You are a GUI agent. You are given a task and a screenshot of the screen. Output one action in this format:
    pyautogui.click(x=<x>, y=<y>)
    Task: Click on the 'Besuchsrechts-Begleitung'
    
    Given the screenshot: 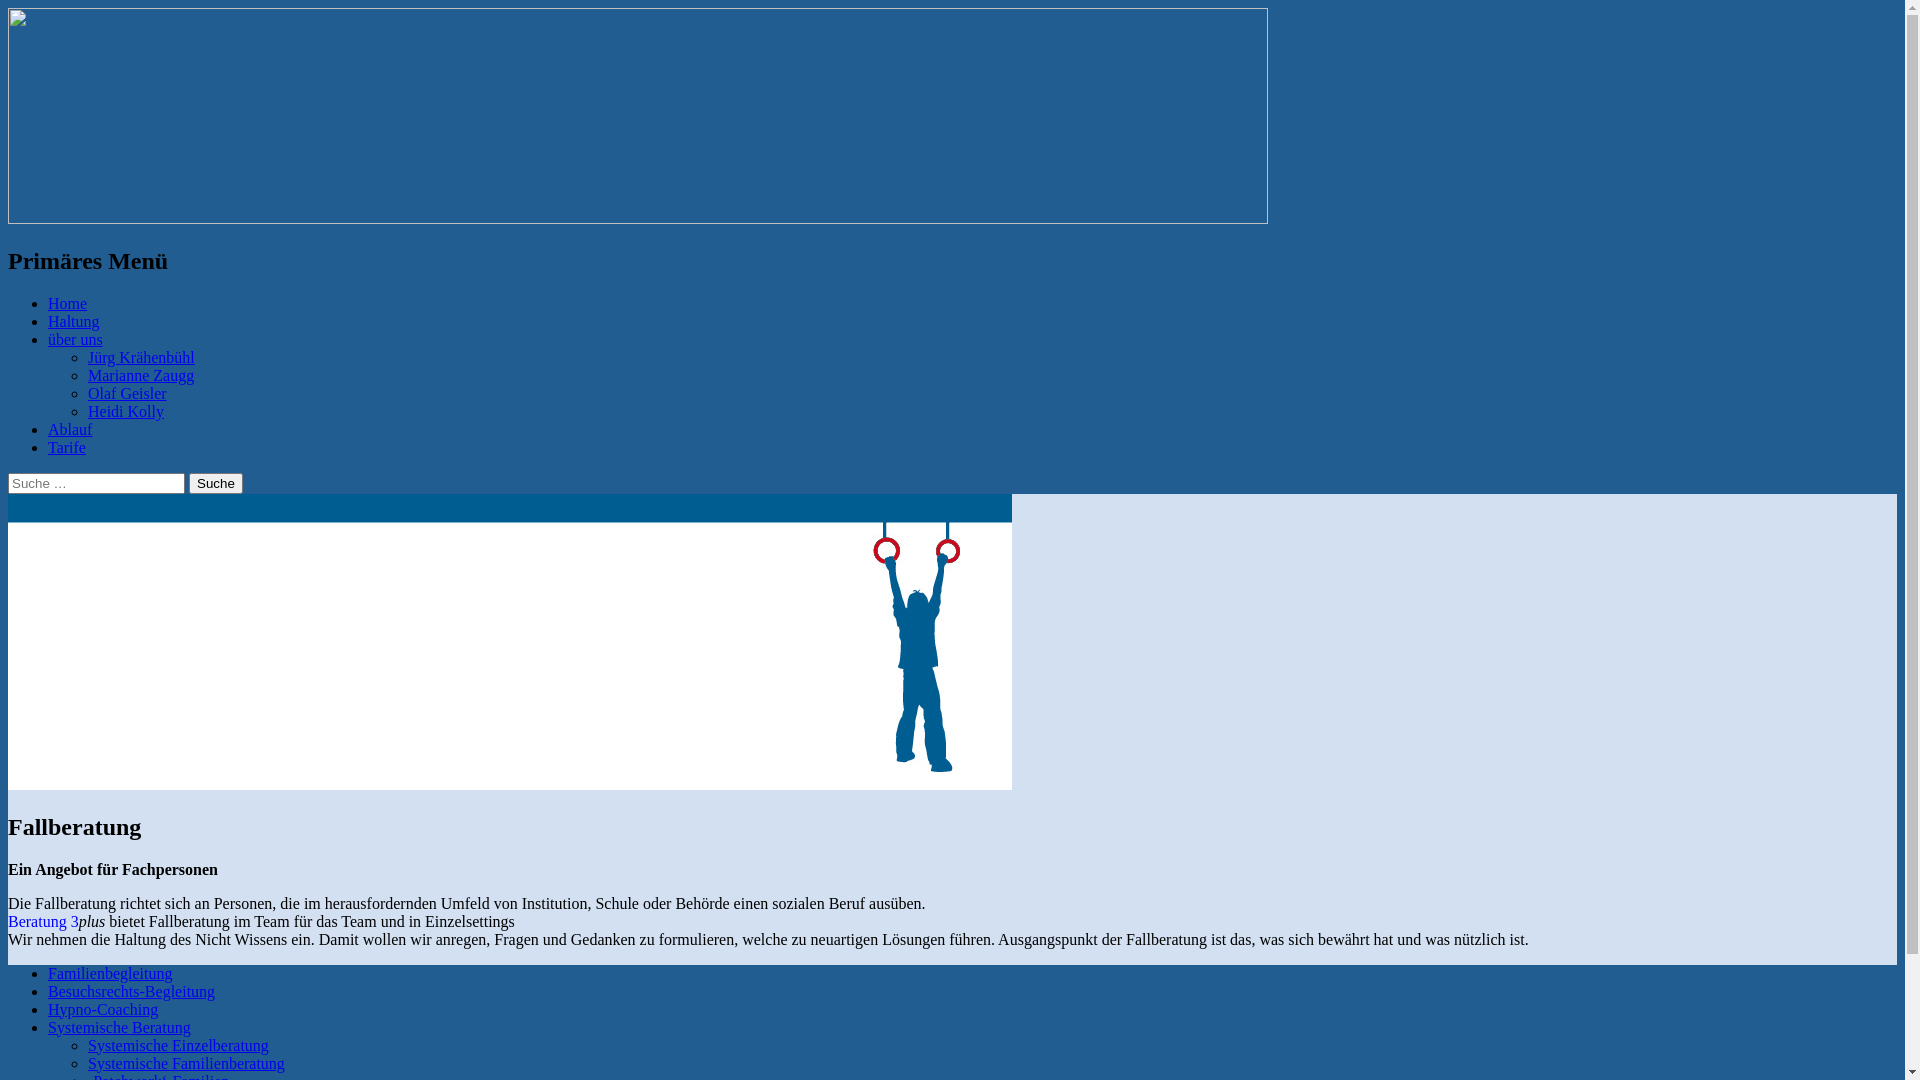 What is the action you would take?
    pyautogui.click(x=130, y=991)
    